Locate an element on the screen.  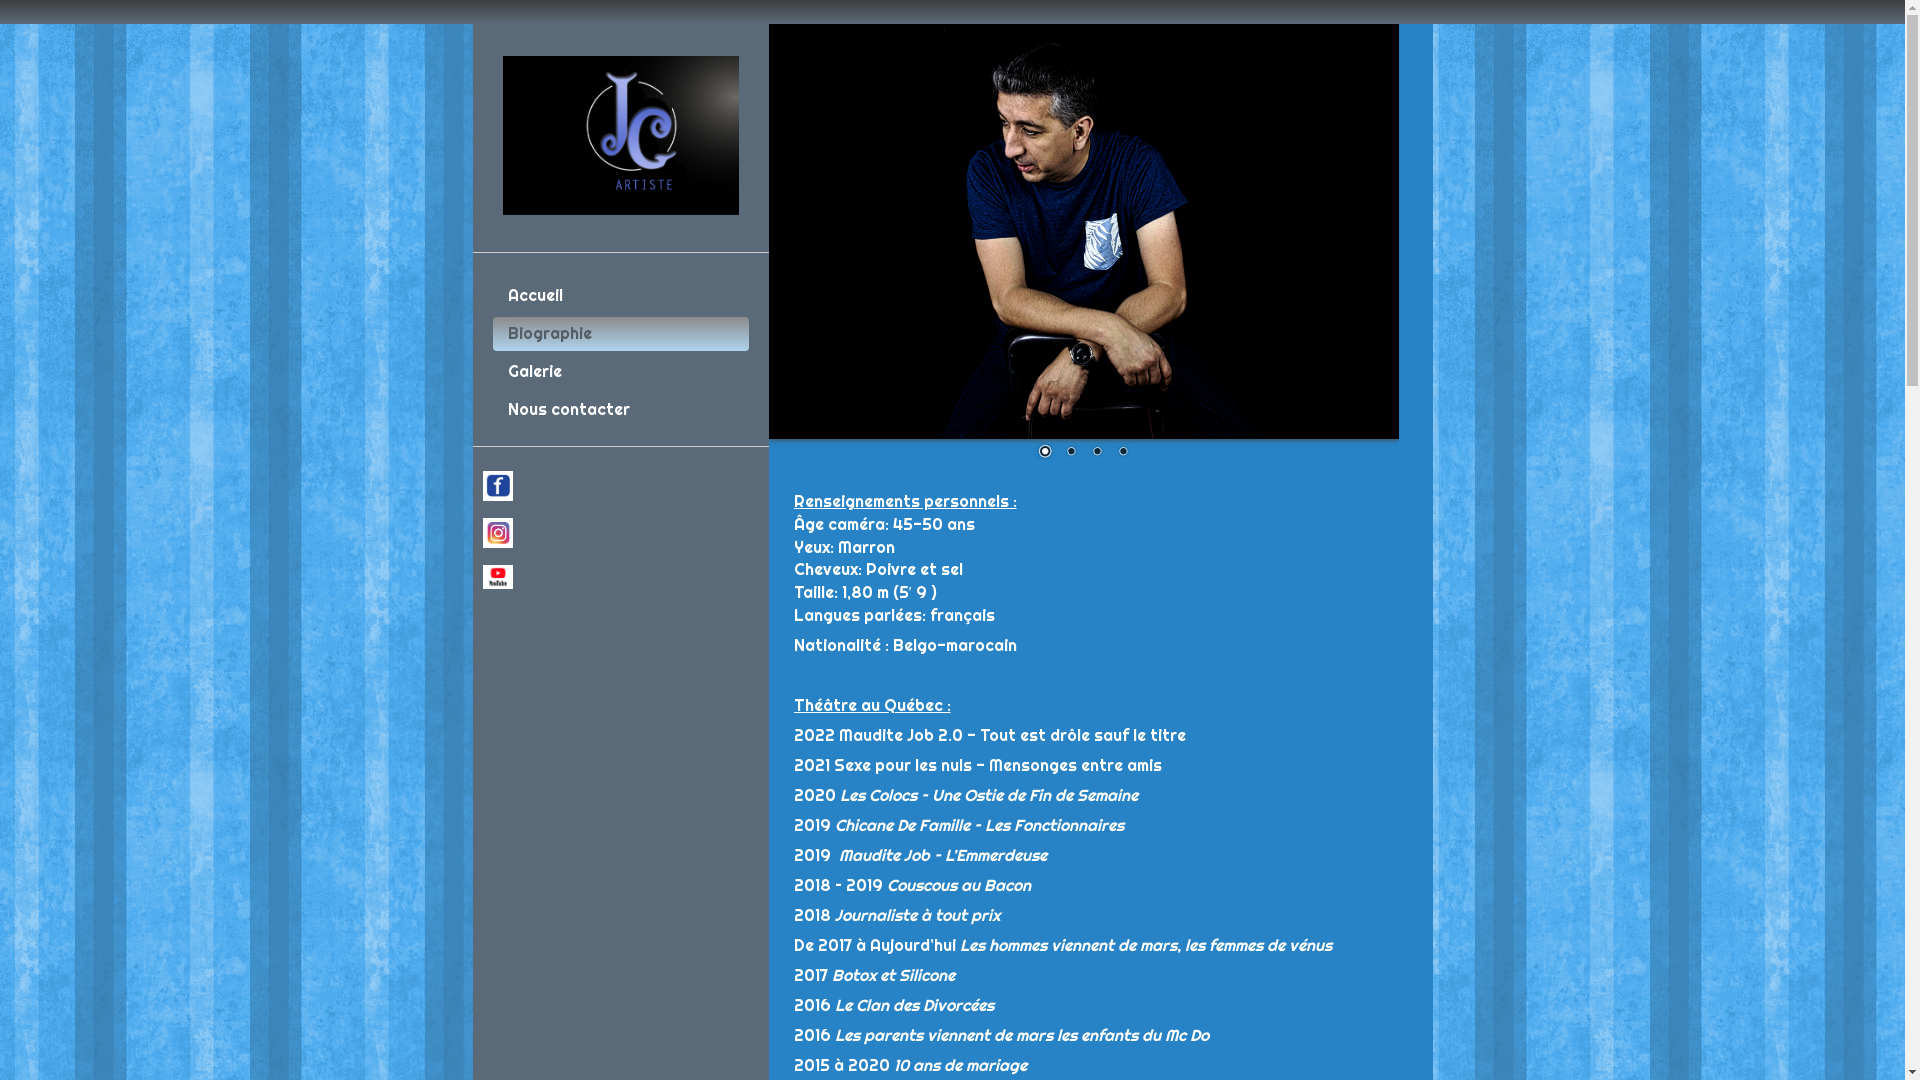
'Accueil' is located at coordinates (618, 296).